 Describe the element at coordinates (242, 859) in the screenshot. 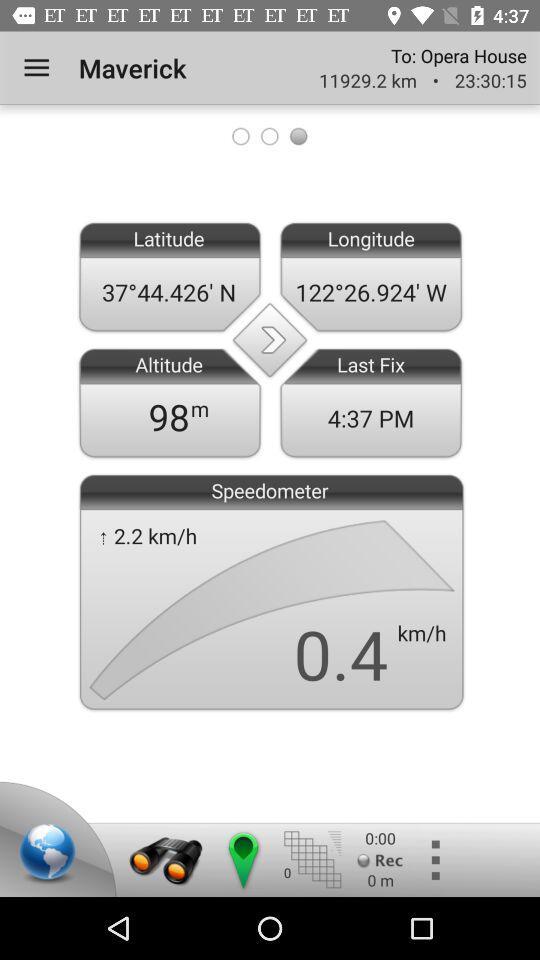

I see `navigate` at that location.